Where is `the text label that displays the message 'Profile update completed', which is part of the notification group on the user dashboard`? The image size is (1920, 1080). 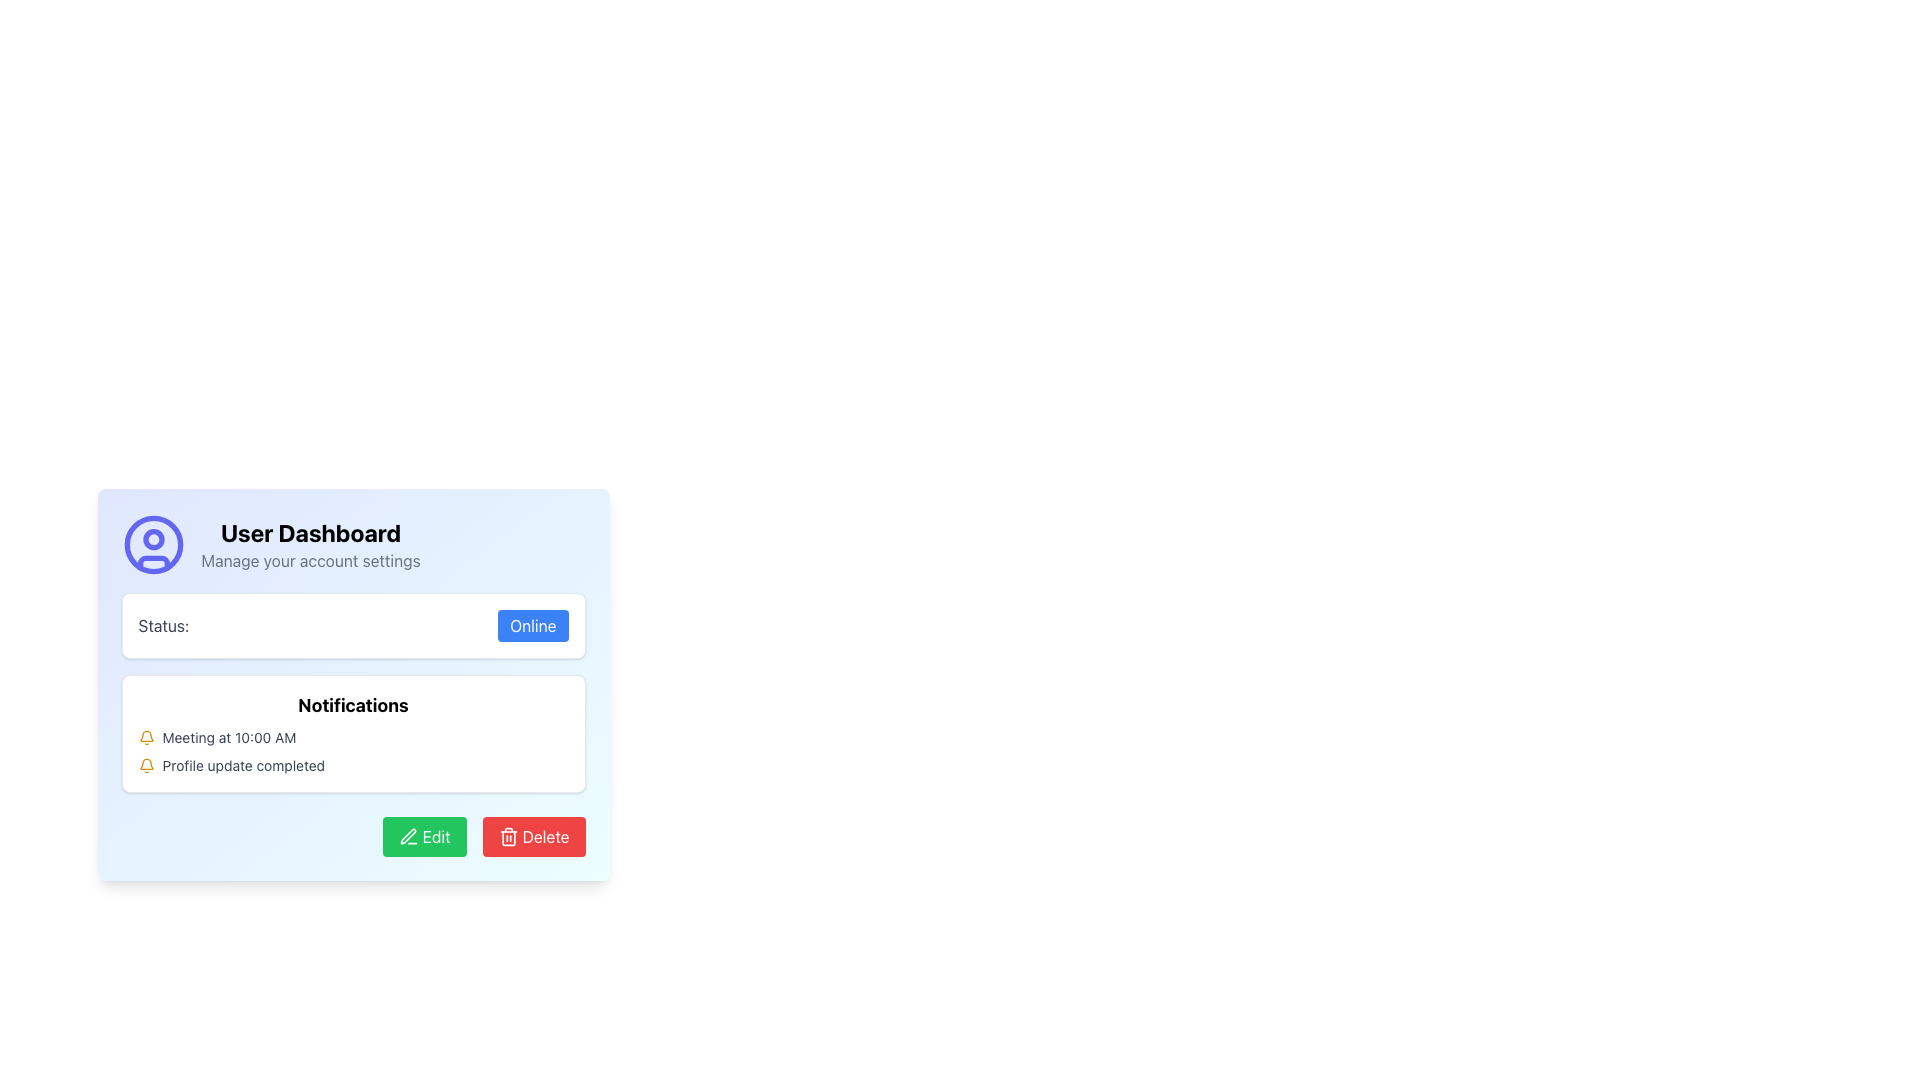
the text label that displays the message 'Profile update completed', which is part of the notification group on the user dashboard is located at coordinates (242, 765).